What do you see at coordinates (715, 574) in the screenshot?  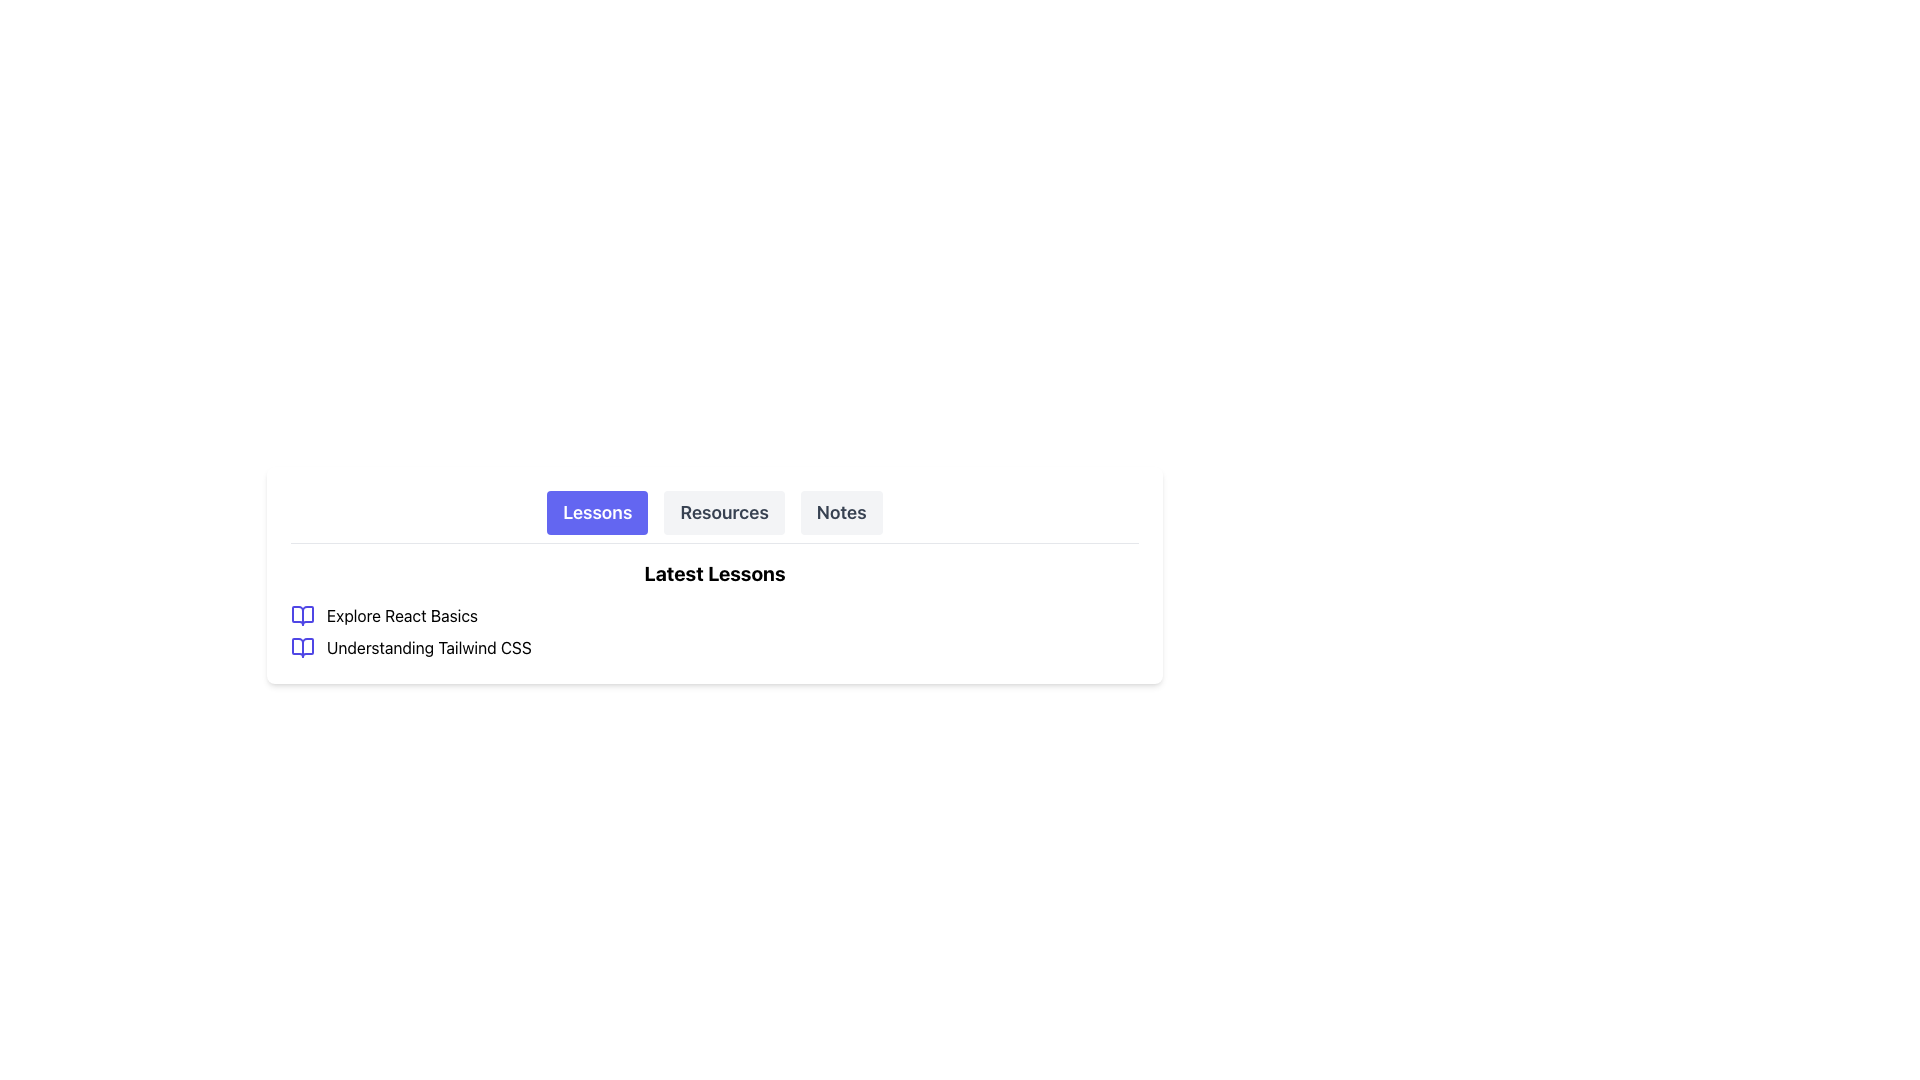 I see `the bold text string displaying 'Latest Lessons', which serves as a heading for the lesson listings` at bounding box center [715, 574].